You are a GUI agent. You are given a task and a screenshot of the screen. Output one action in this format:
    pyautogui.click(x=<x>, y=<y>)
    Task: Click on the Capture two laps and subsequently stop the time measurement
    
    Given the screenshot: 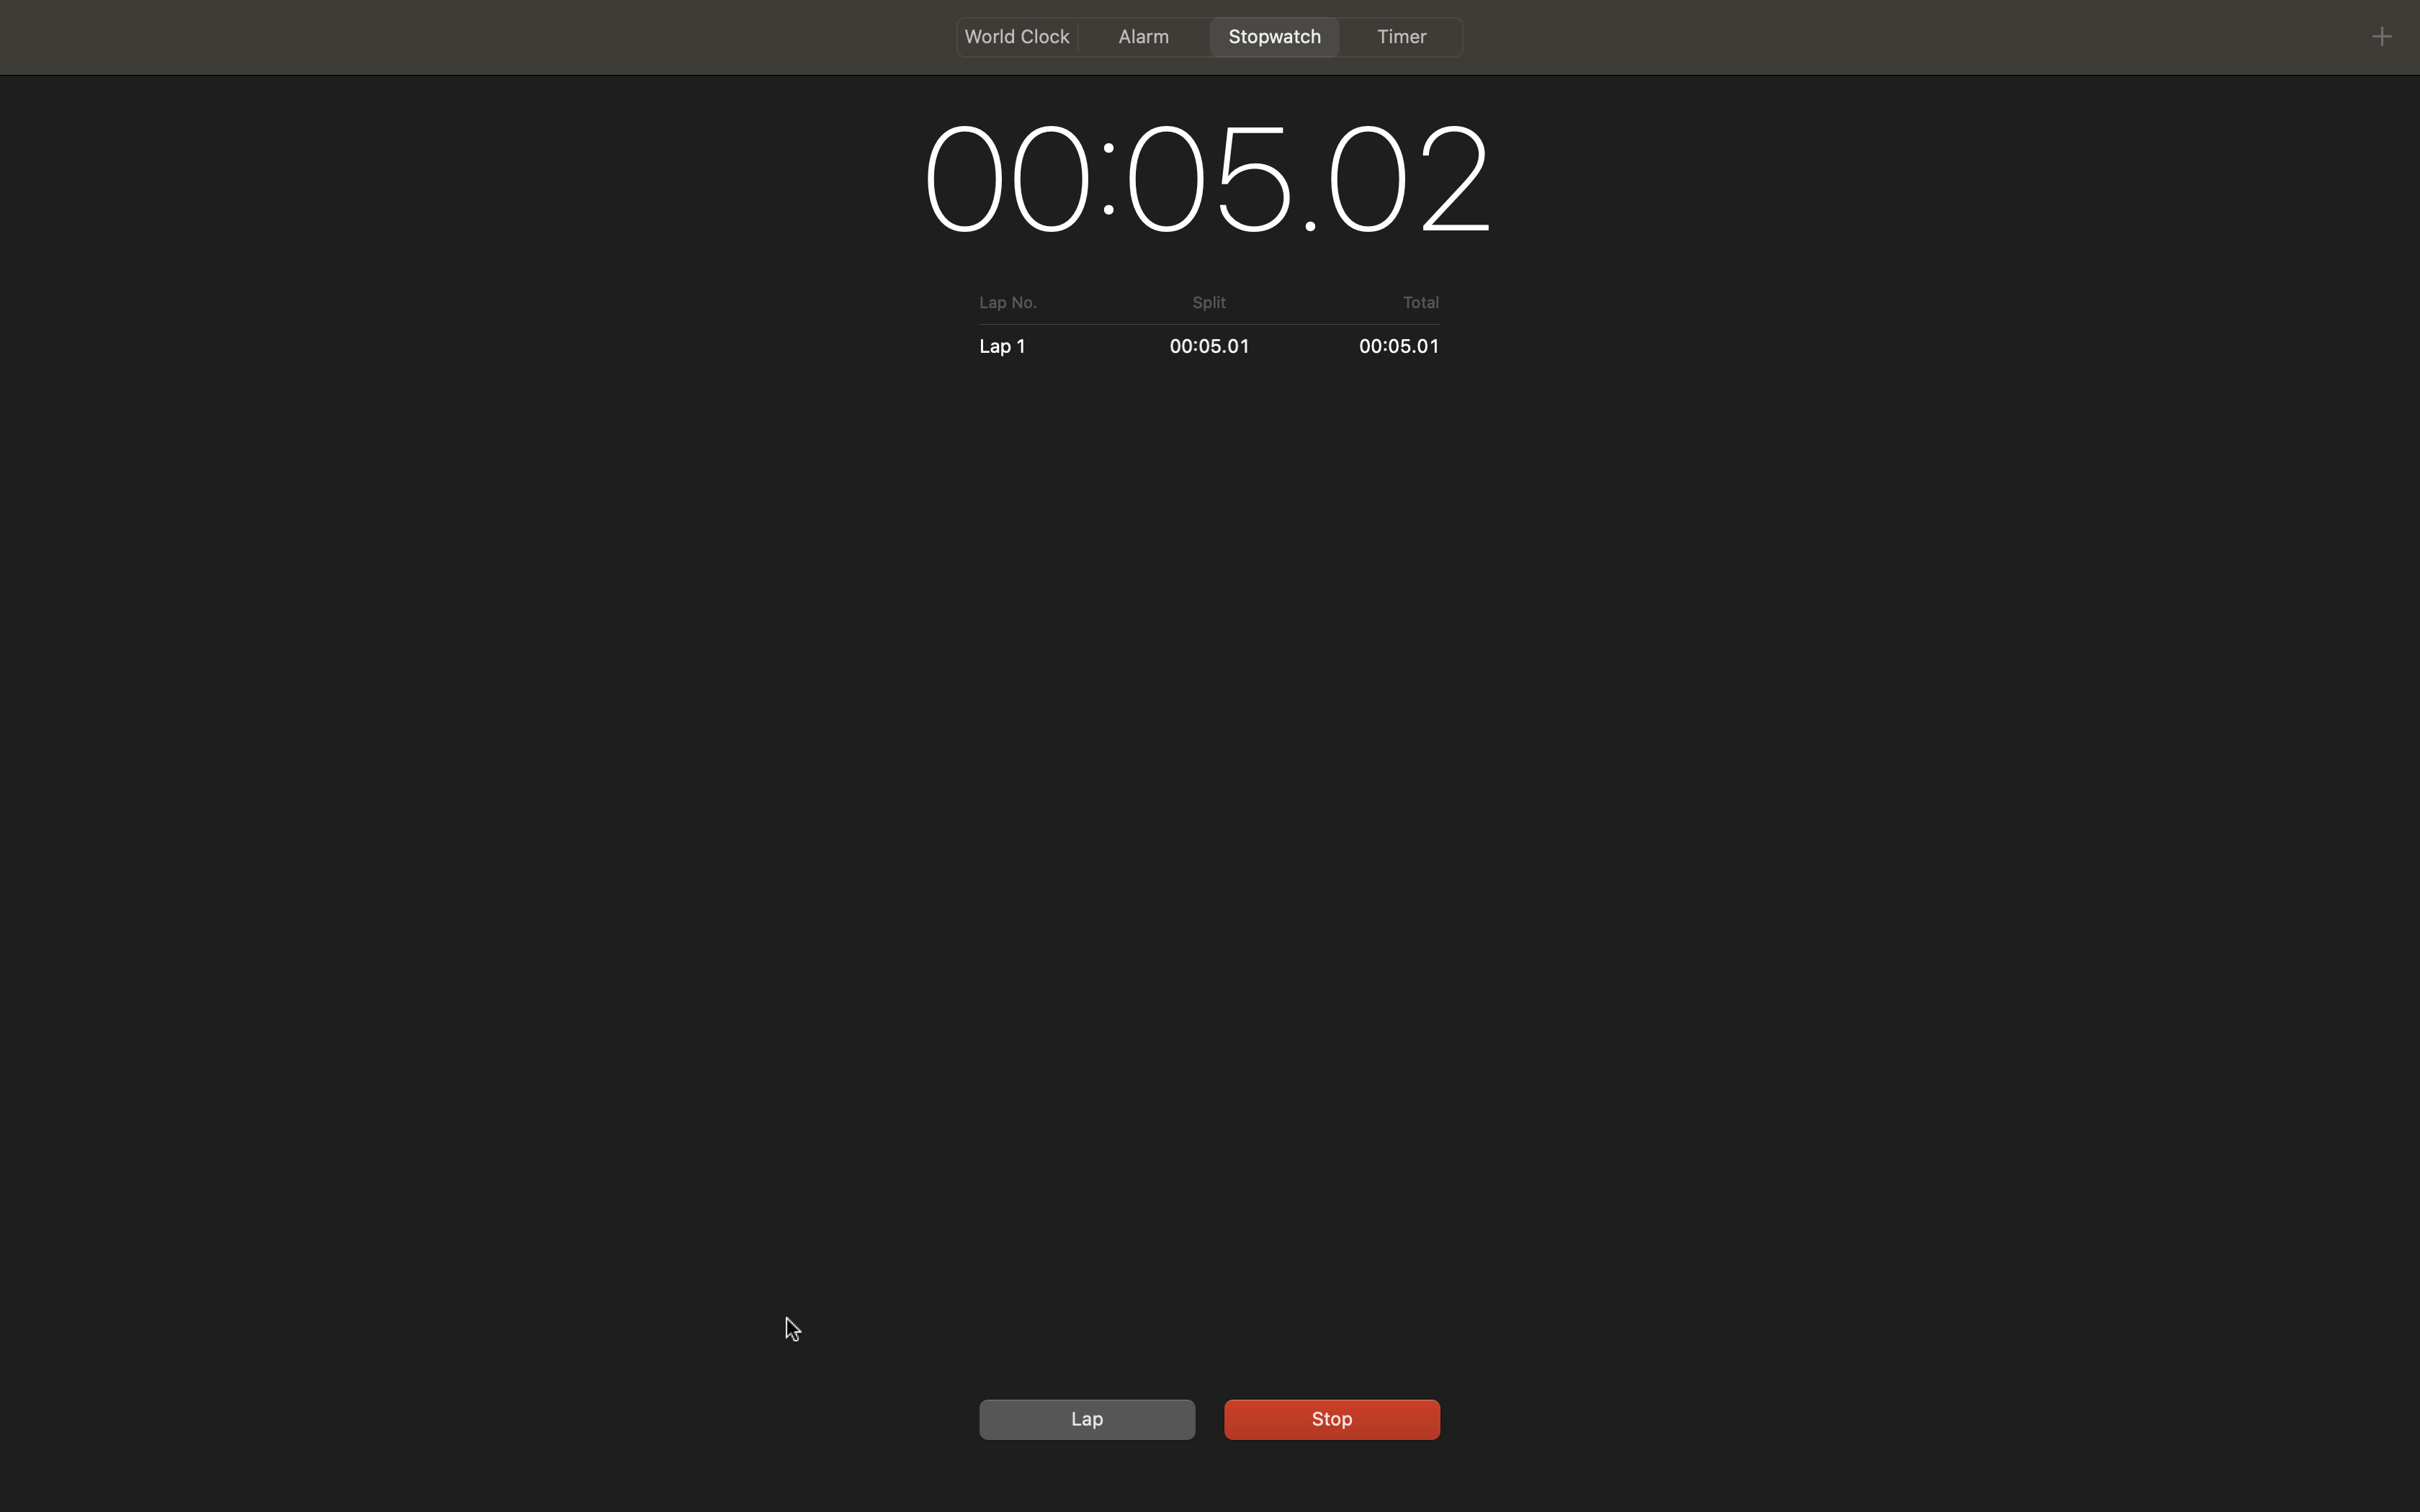 What is the action you would take?
    pyautogui.click(x=1083, y=1418)
    